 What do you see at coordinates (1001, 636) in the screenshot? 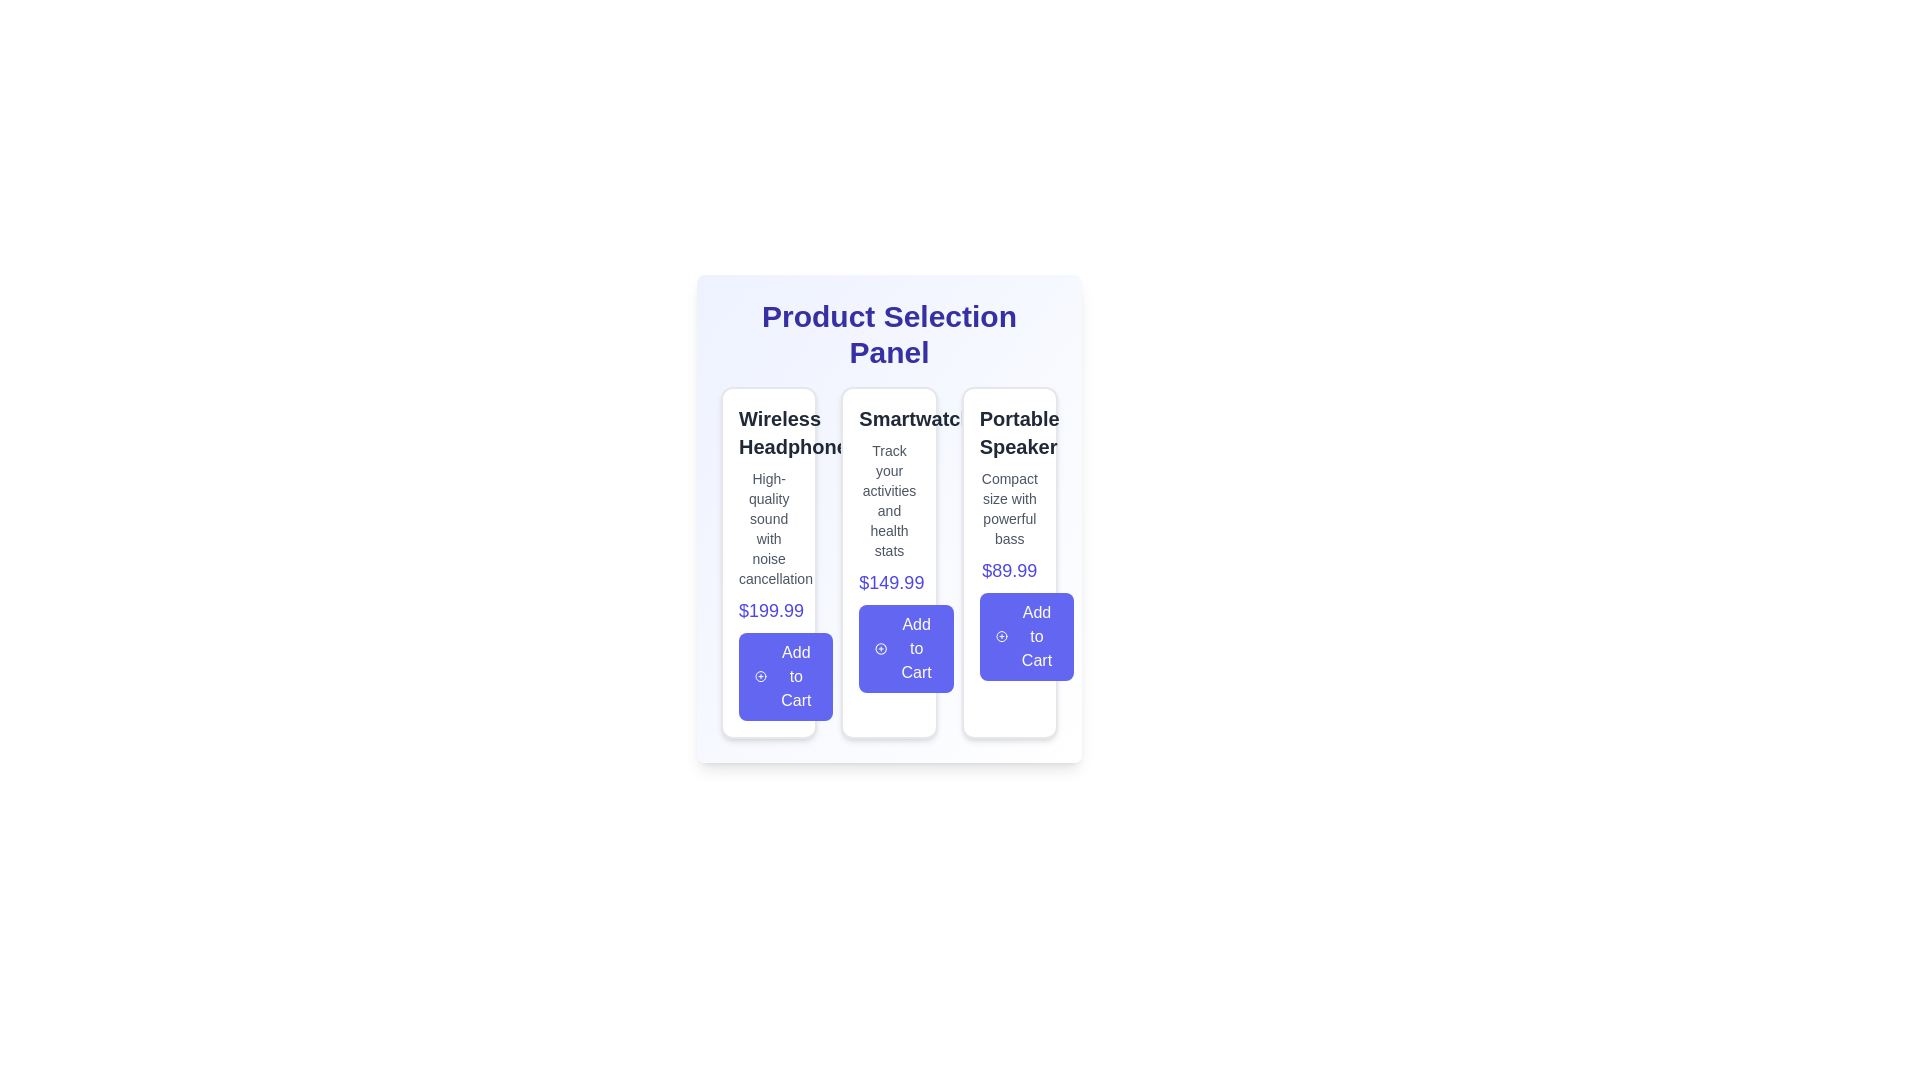
I see `the blue SVG icon with a plus sign located to the left of the 'Add to Cart' text in the button of the Portable Speaker product card` at bounding box center [1001, 636].